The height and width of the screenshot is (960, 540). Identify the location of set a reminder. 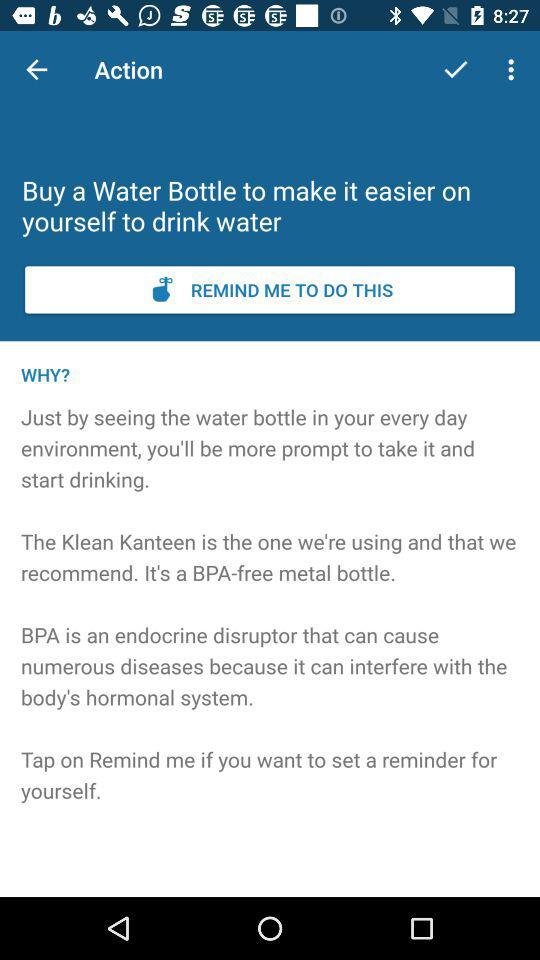
(270, 288).